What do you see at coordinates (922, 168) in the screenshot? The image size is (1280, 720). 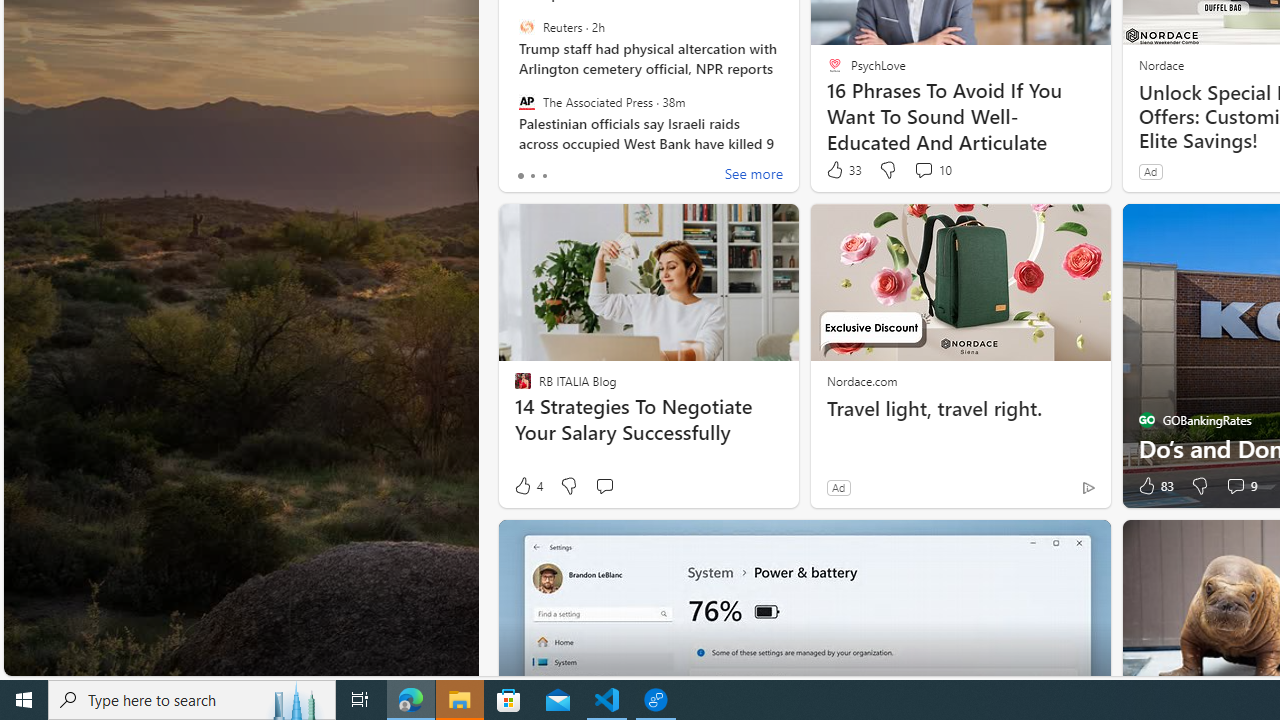 I see `'View comments 10 Comment'` at bounding box center [922, 168].